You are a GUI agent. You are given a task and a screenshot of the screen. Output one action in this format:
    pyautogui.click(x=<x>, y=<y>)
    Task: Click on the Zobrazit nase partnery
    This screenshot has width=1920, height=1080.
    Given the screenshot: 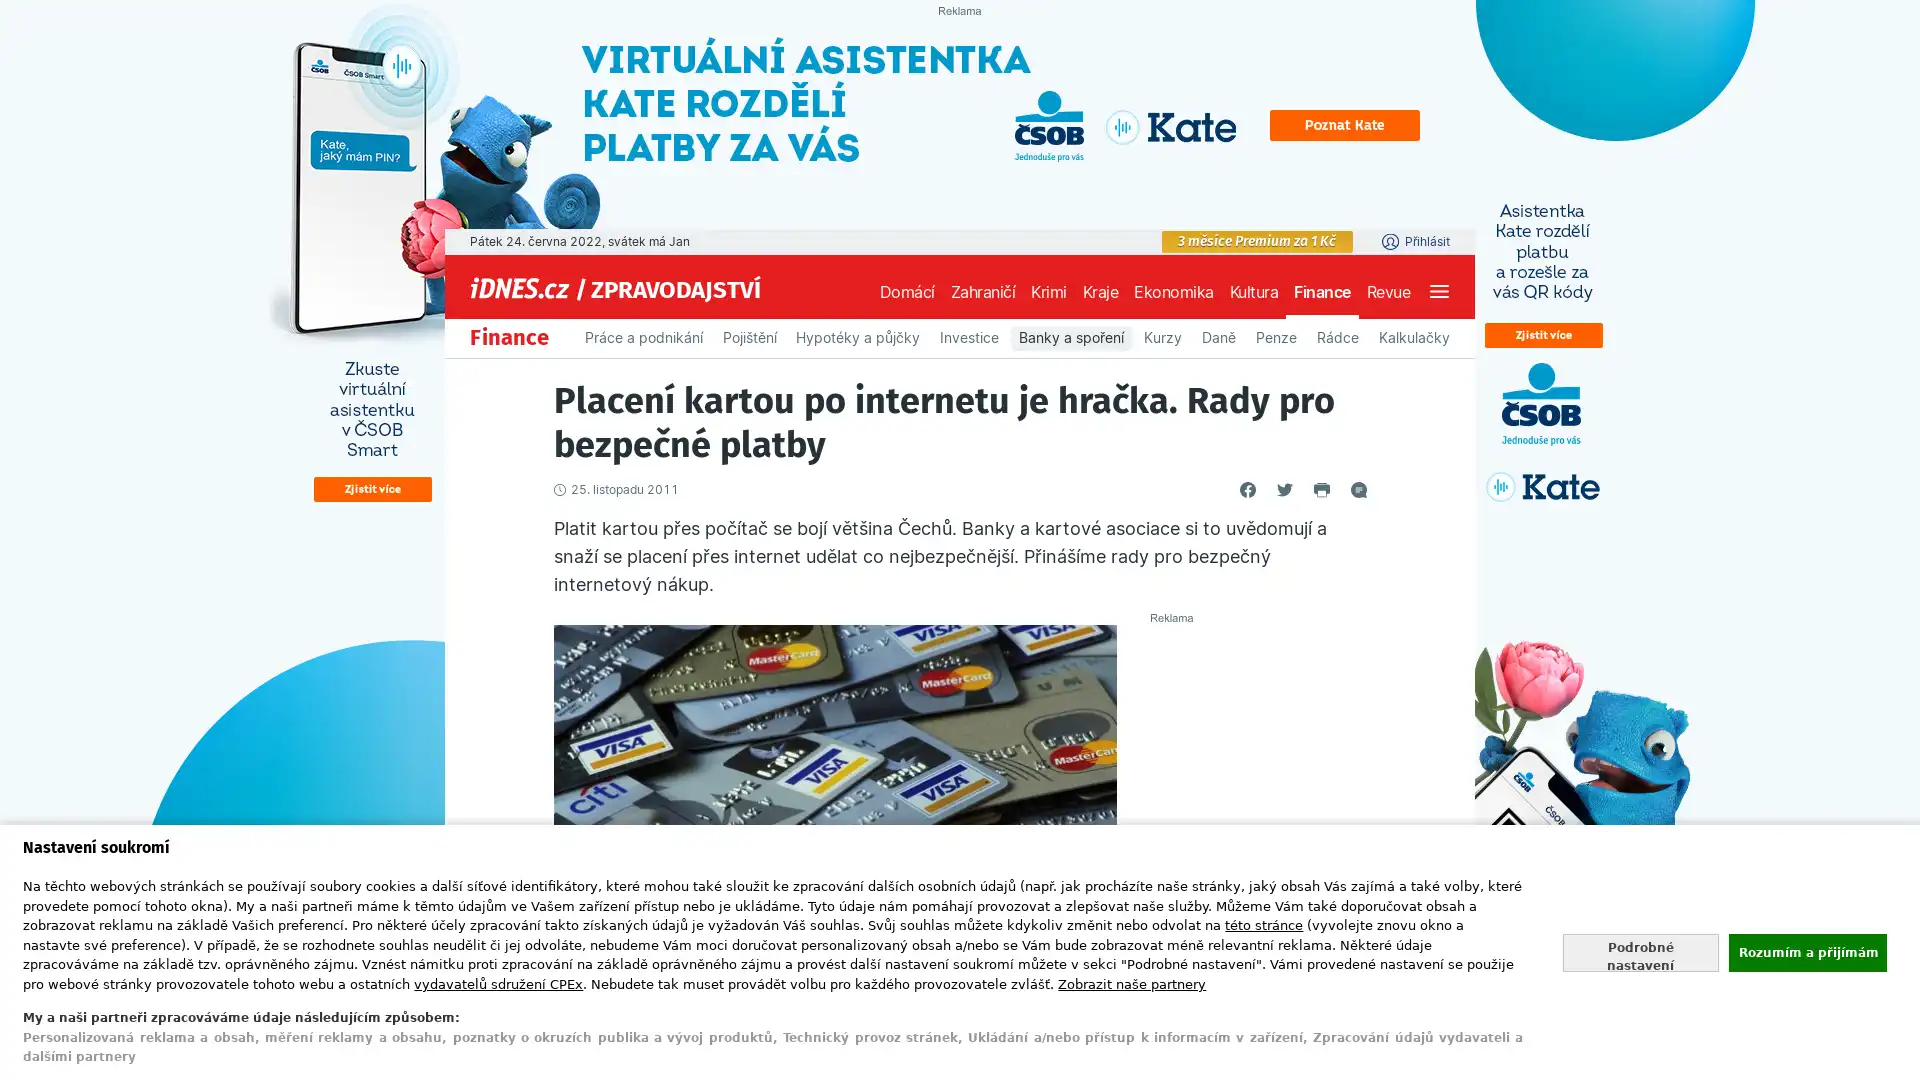 What is the action you would take?
    pyautogui.click(x=1132, y=982)
    